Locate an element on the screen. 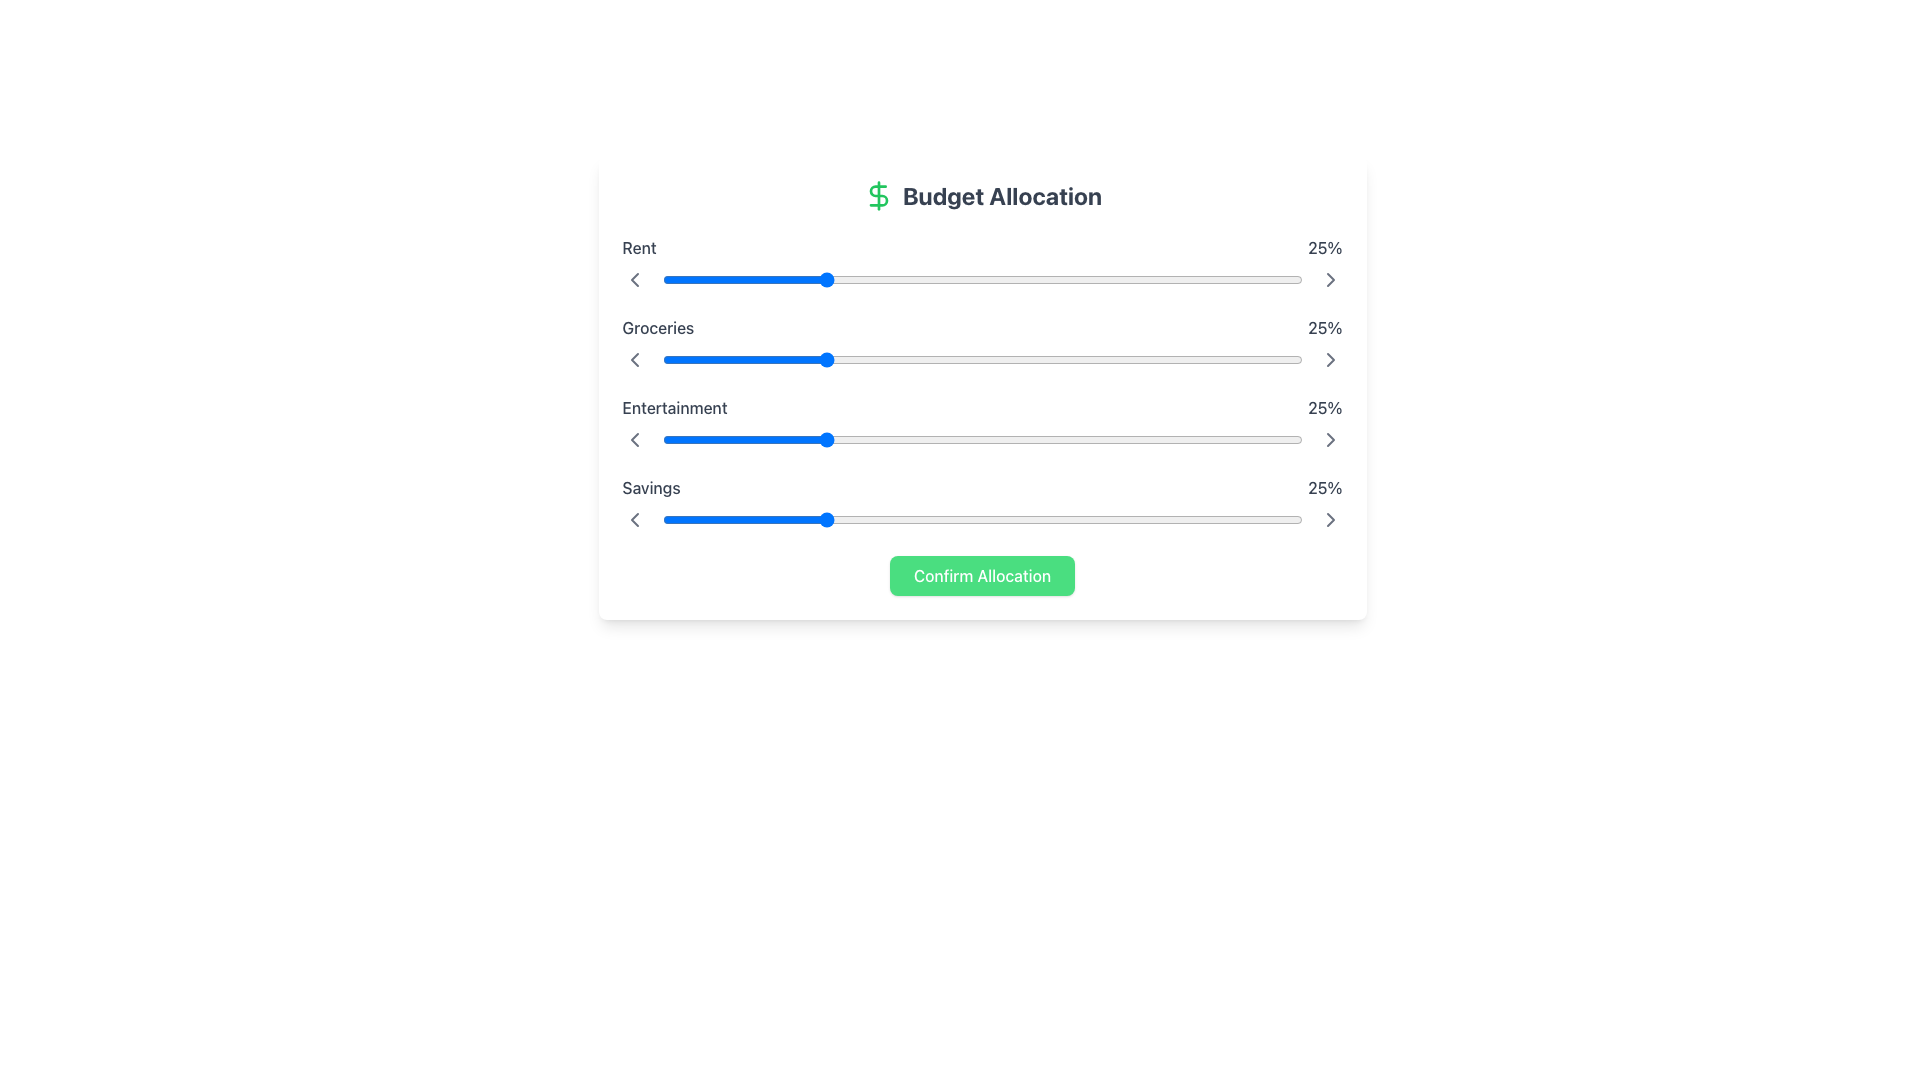 This screenshot has height=1080, width=1920. the slider value is located at coordinates (1211, 358).